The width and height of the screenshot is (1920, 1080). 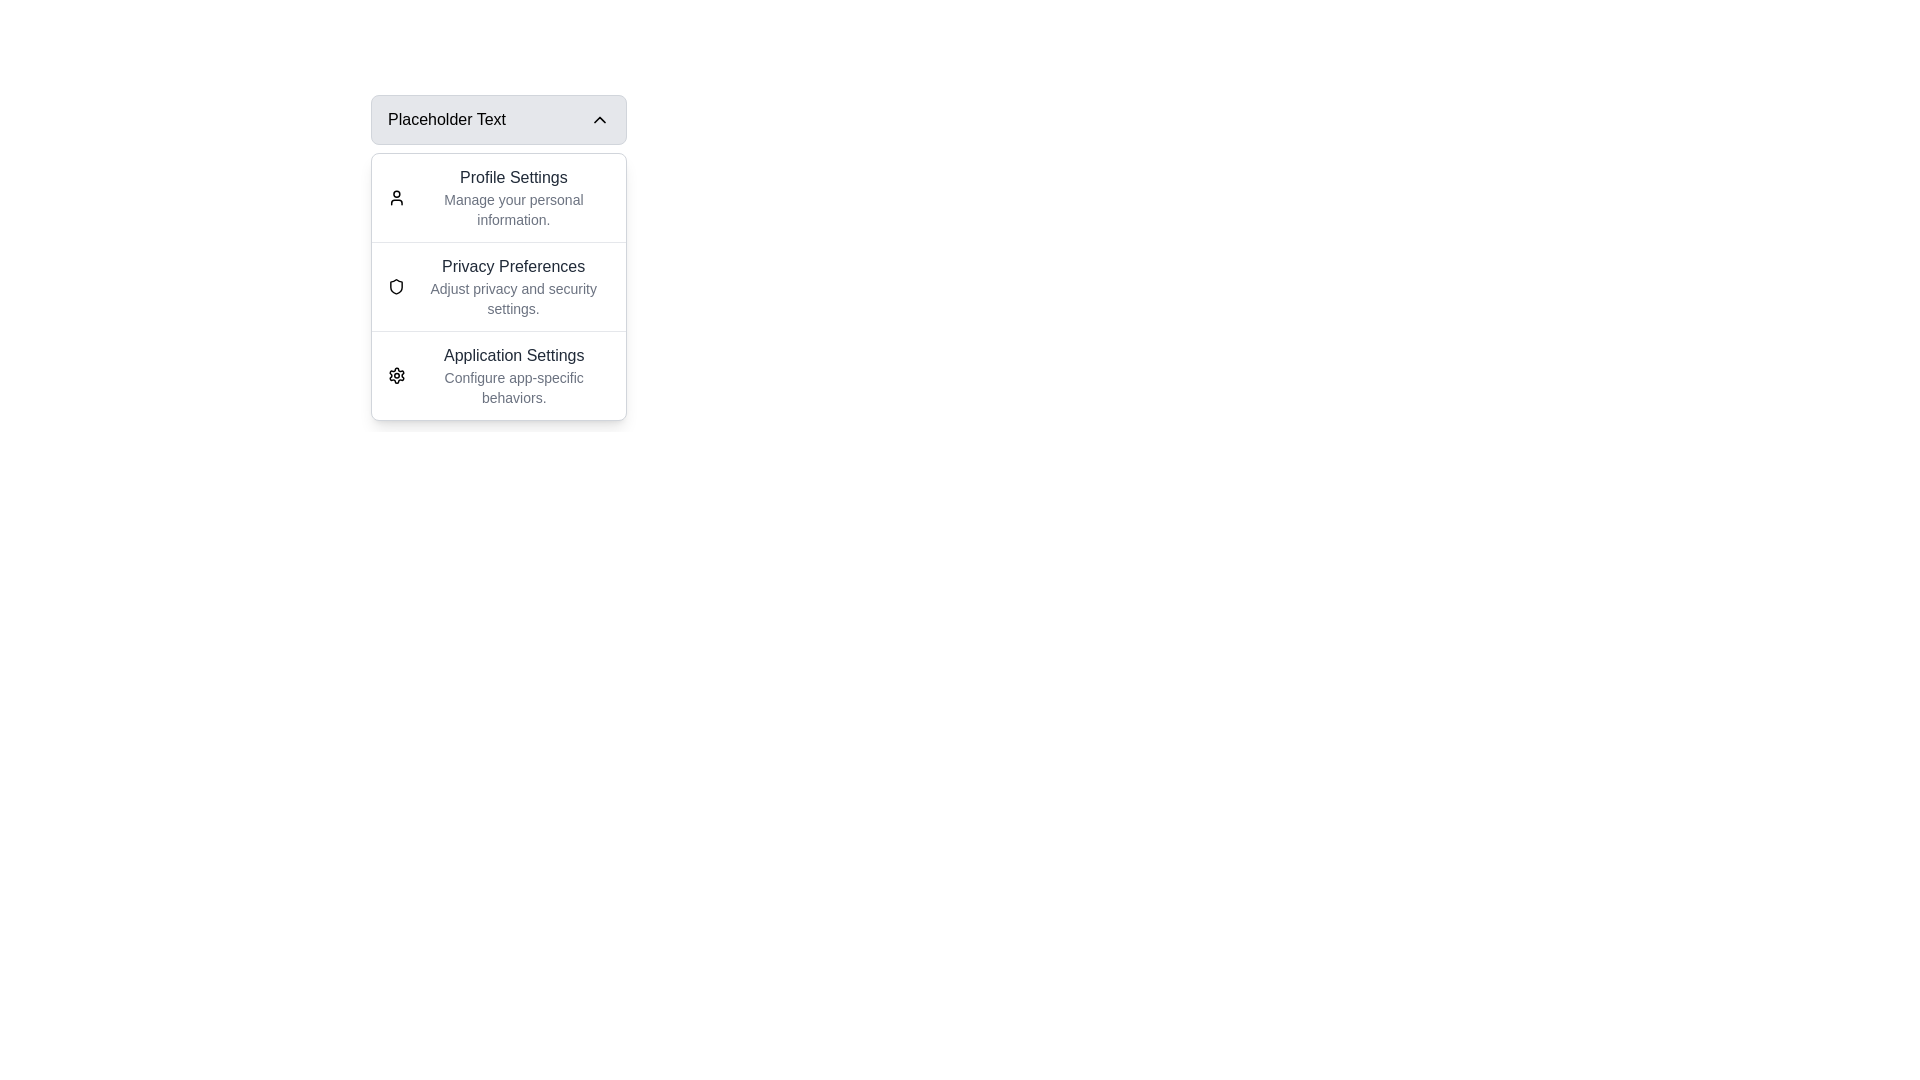 I want to click on the 'Application Settings' menu item located in the bottommost row of the dropdown menu, positioned below 'Privacy Preferences', so click(x=514, y=375).